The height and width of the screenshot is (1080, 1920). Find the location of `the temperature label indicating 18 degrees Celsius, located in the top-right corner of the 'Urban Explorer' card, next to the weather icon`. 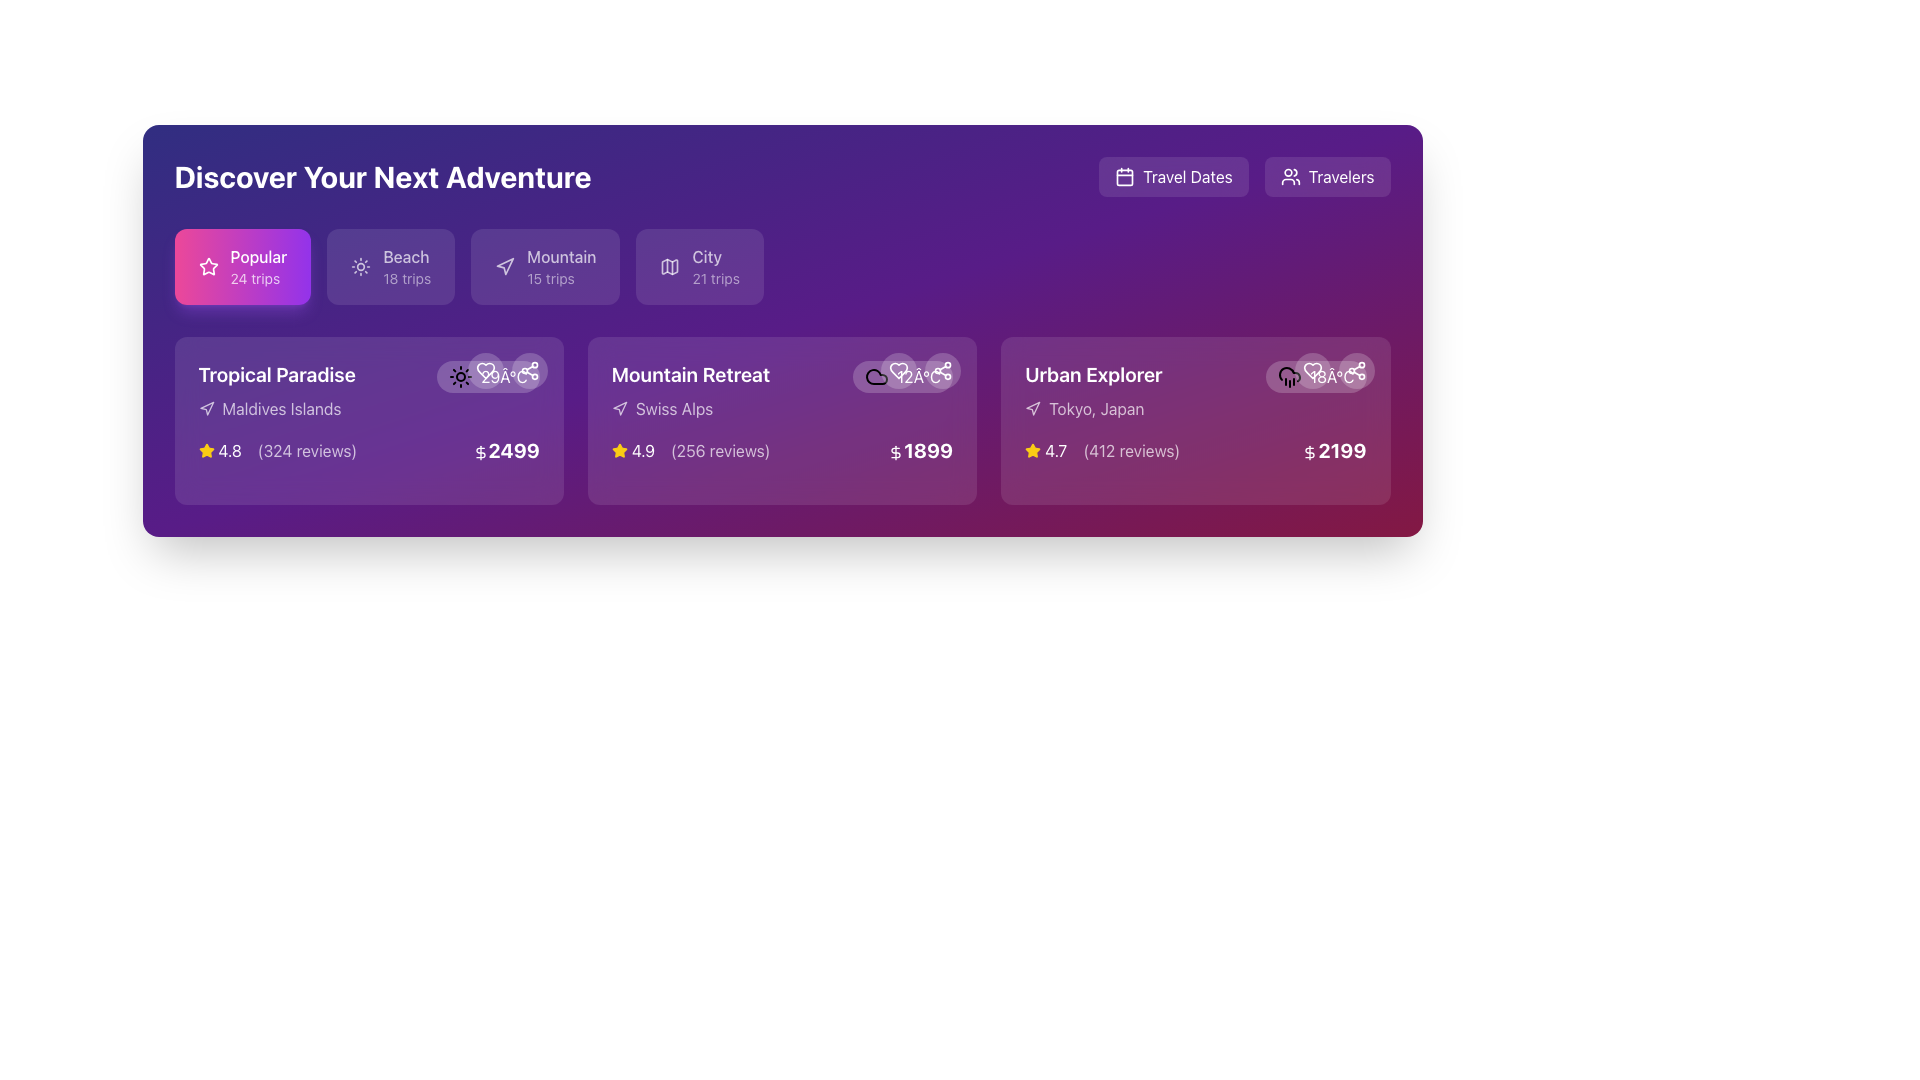

the temperature label indicating 18 degrees Celsius, located in the top-right corner of the 'Urban Explorer' card, next to the weather icon is located at coordinates (1316, 377).